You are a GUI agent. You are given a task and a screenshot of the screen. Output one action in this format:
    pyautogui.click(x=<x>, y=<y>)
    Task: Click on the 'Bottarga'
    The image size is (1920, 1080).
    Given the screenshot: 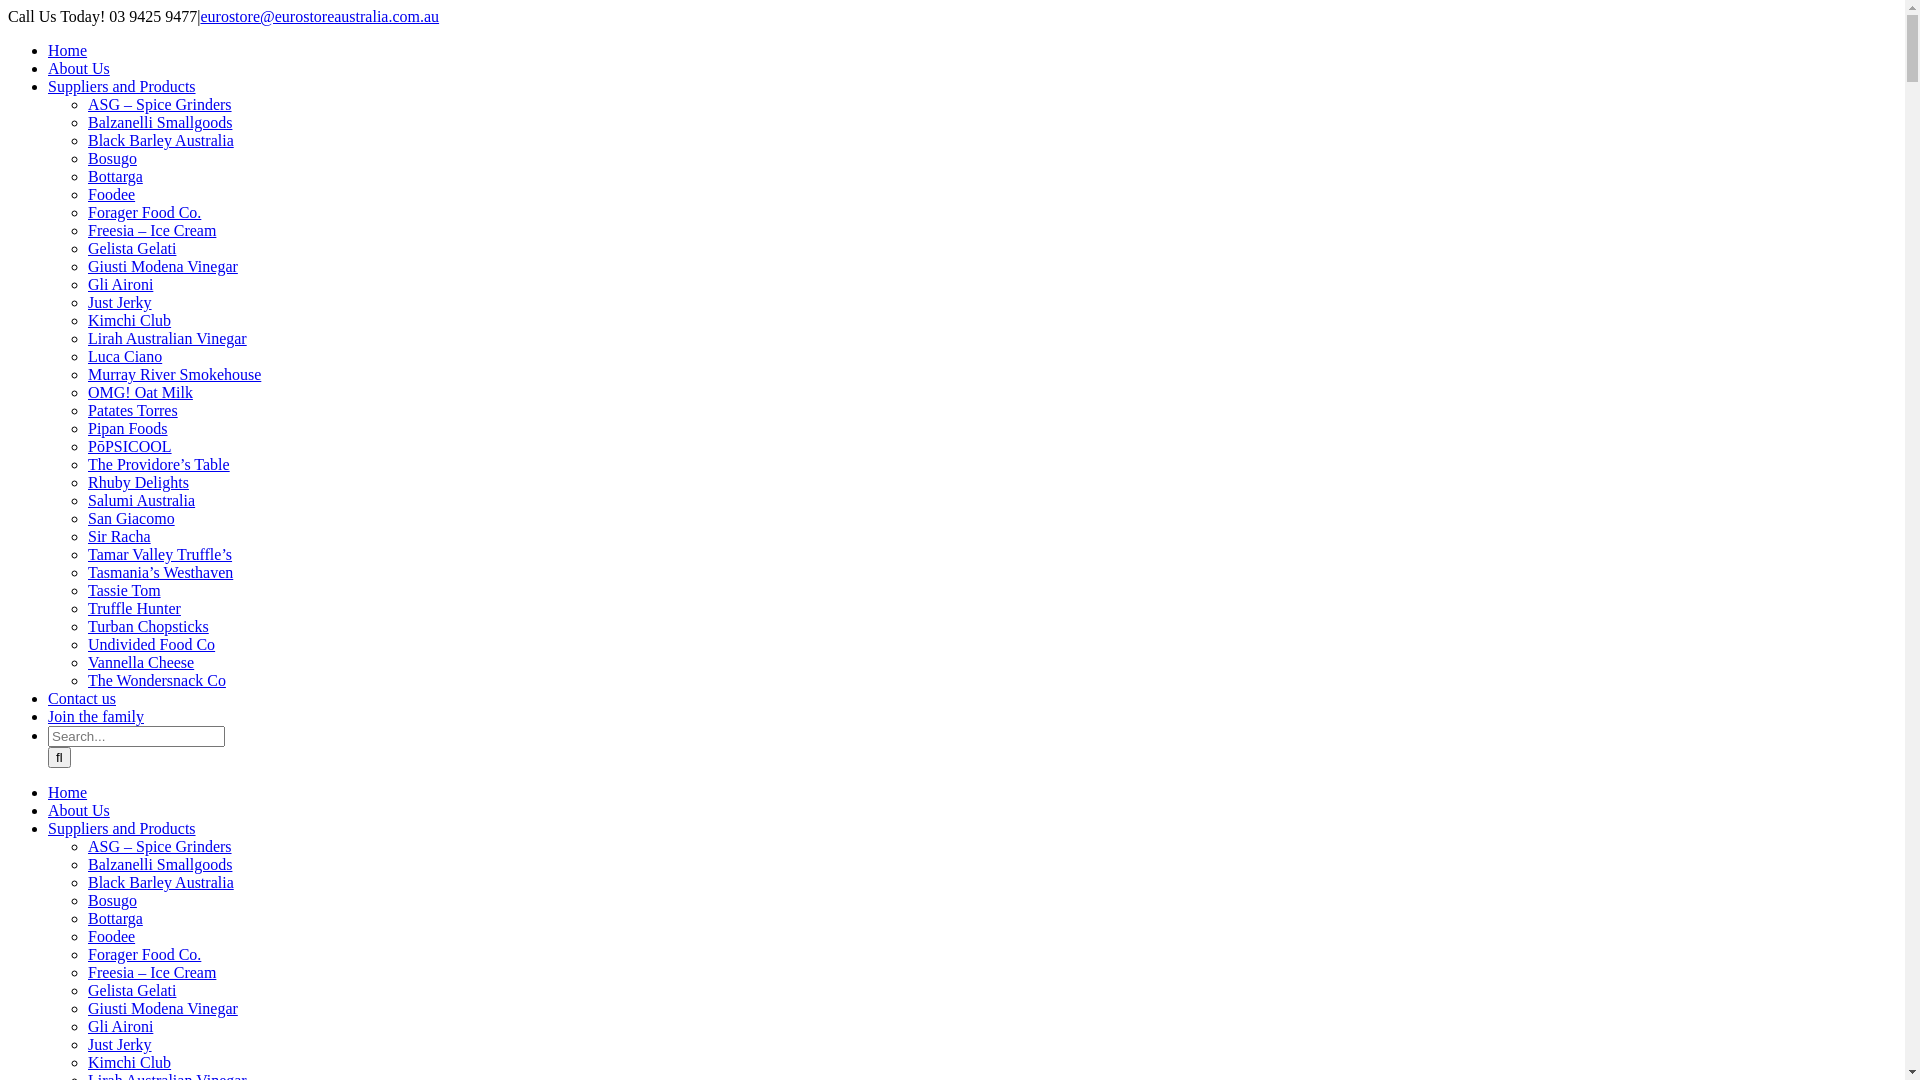 What is the action you would take?
    pyautogui.click(x=114, y=918)
    